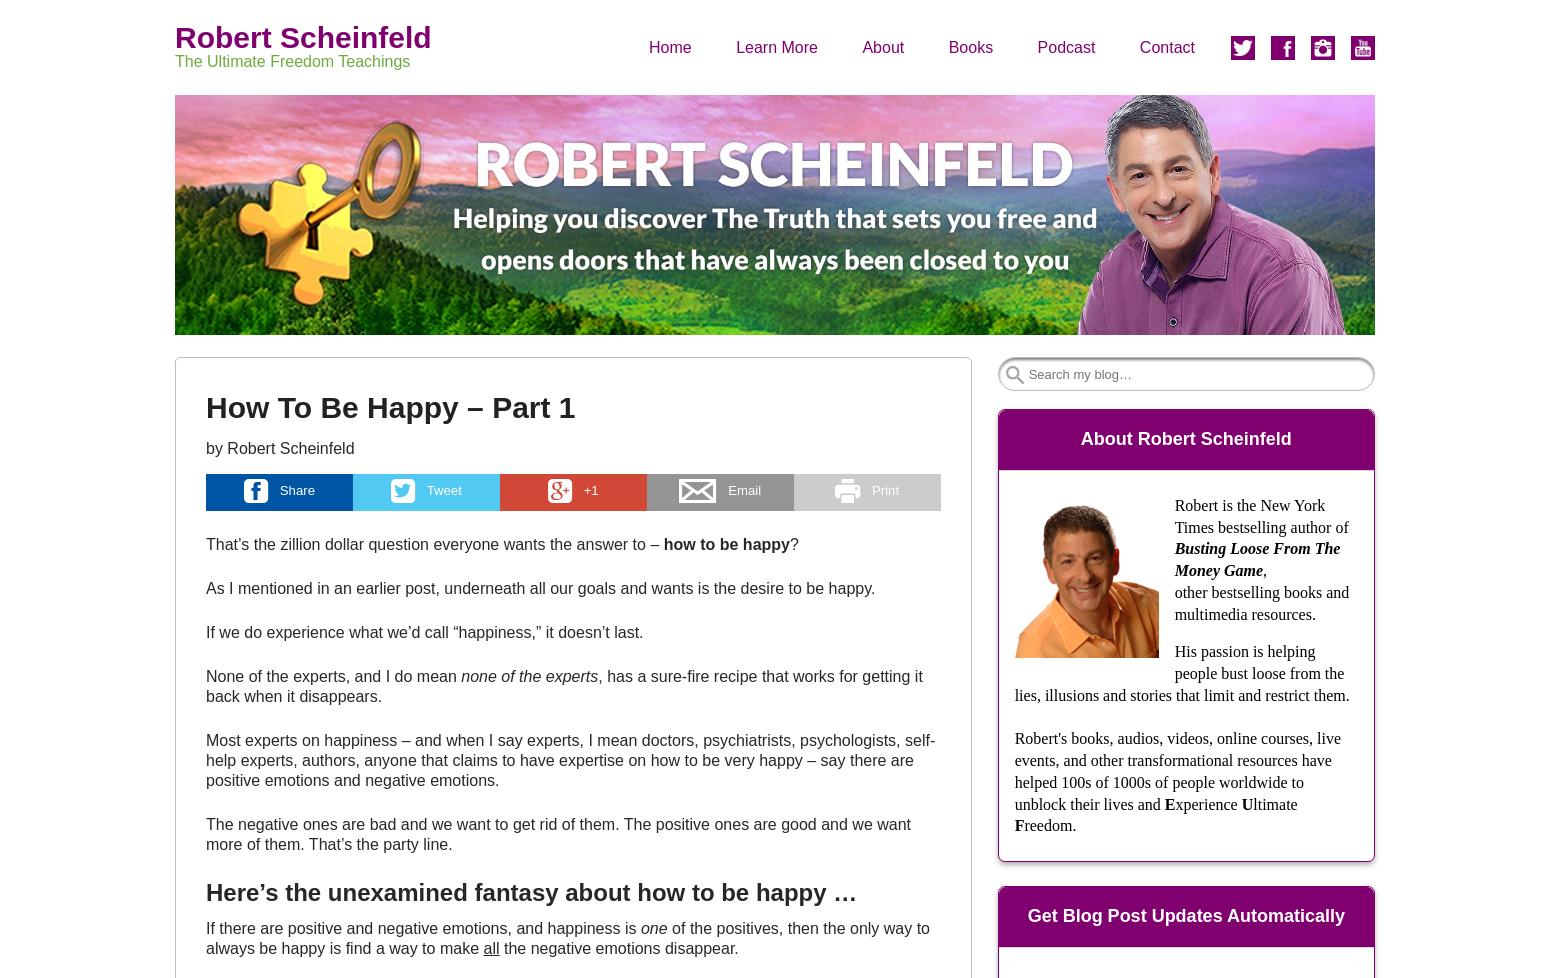 The width and height of the screenshot is (1550, 978). What do you see at coordinates (1065, 46) in the screenshot?
I see `'Podcast'` at bounding box center [1065, 46].